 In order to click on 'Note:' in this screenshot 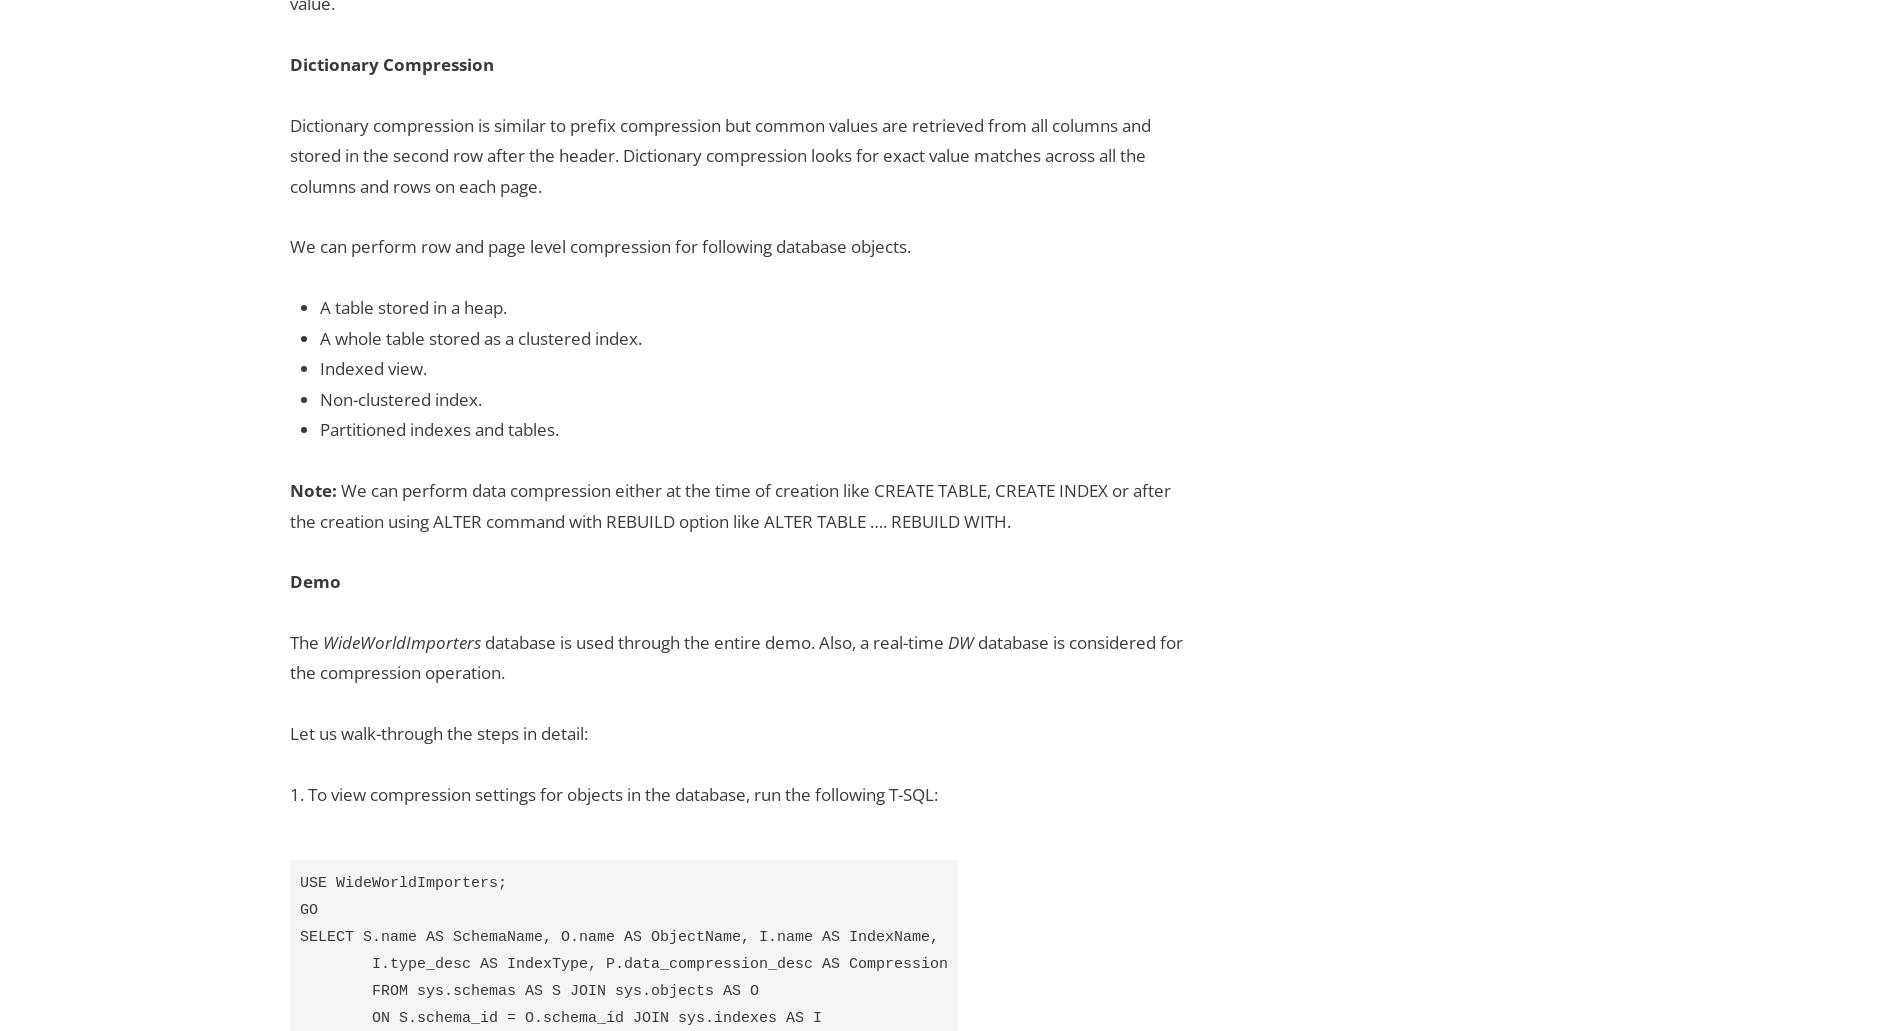, I will do `click(288, 489)`.